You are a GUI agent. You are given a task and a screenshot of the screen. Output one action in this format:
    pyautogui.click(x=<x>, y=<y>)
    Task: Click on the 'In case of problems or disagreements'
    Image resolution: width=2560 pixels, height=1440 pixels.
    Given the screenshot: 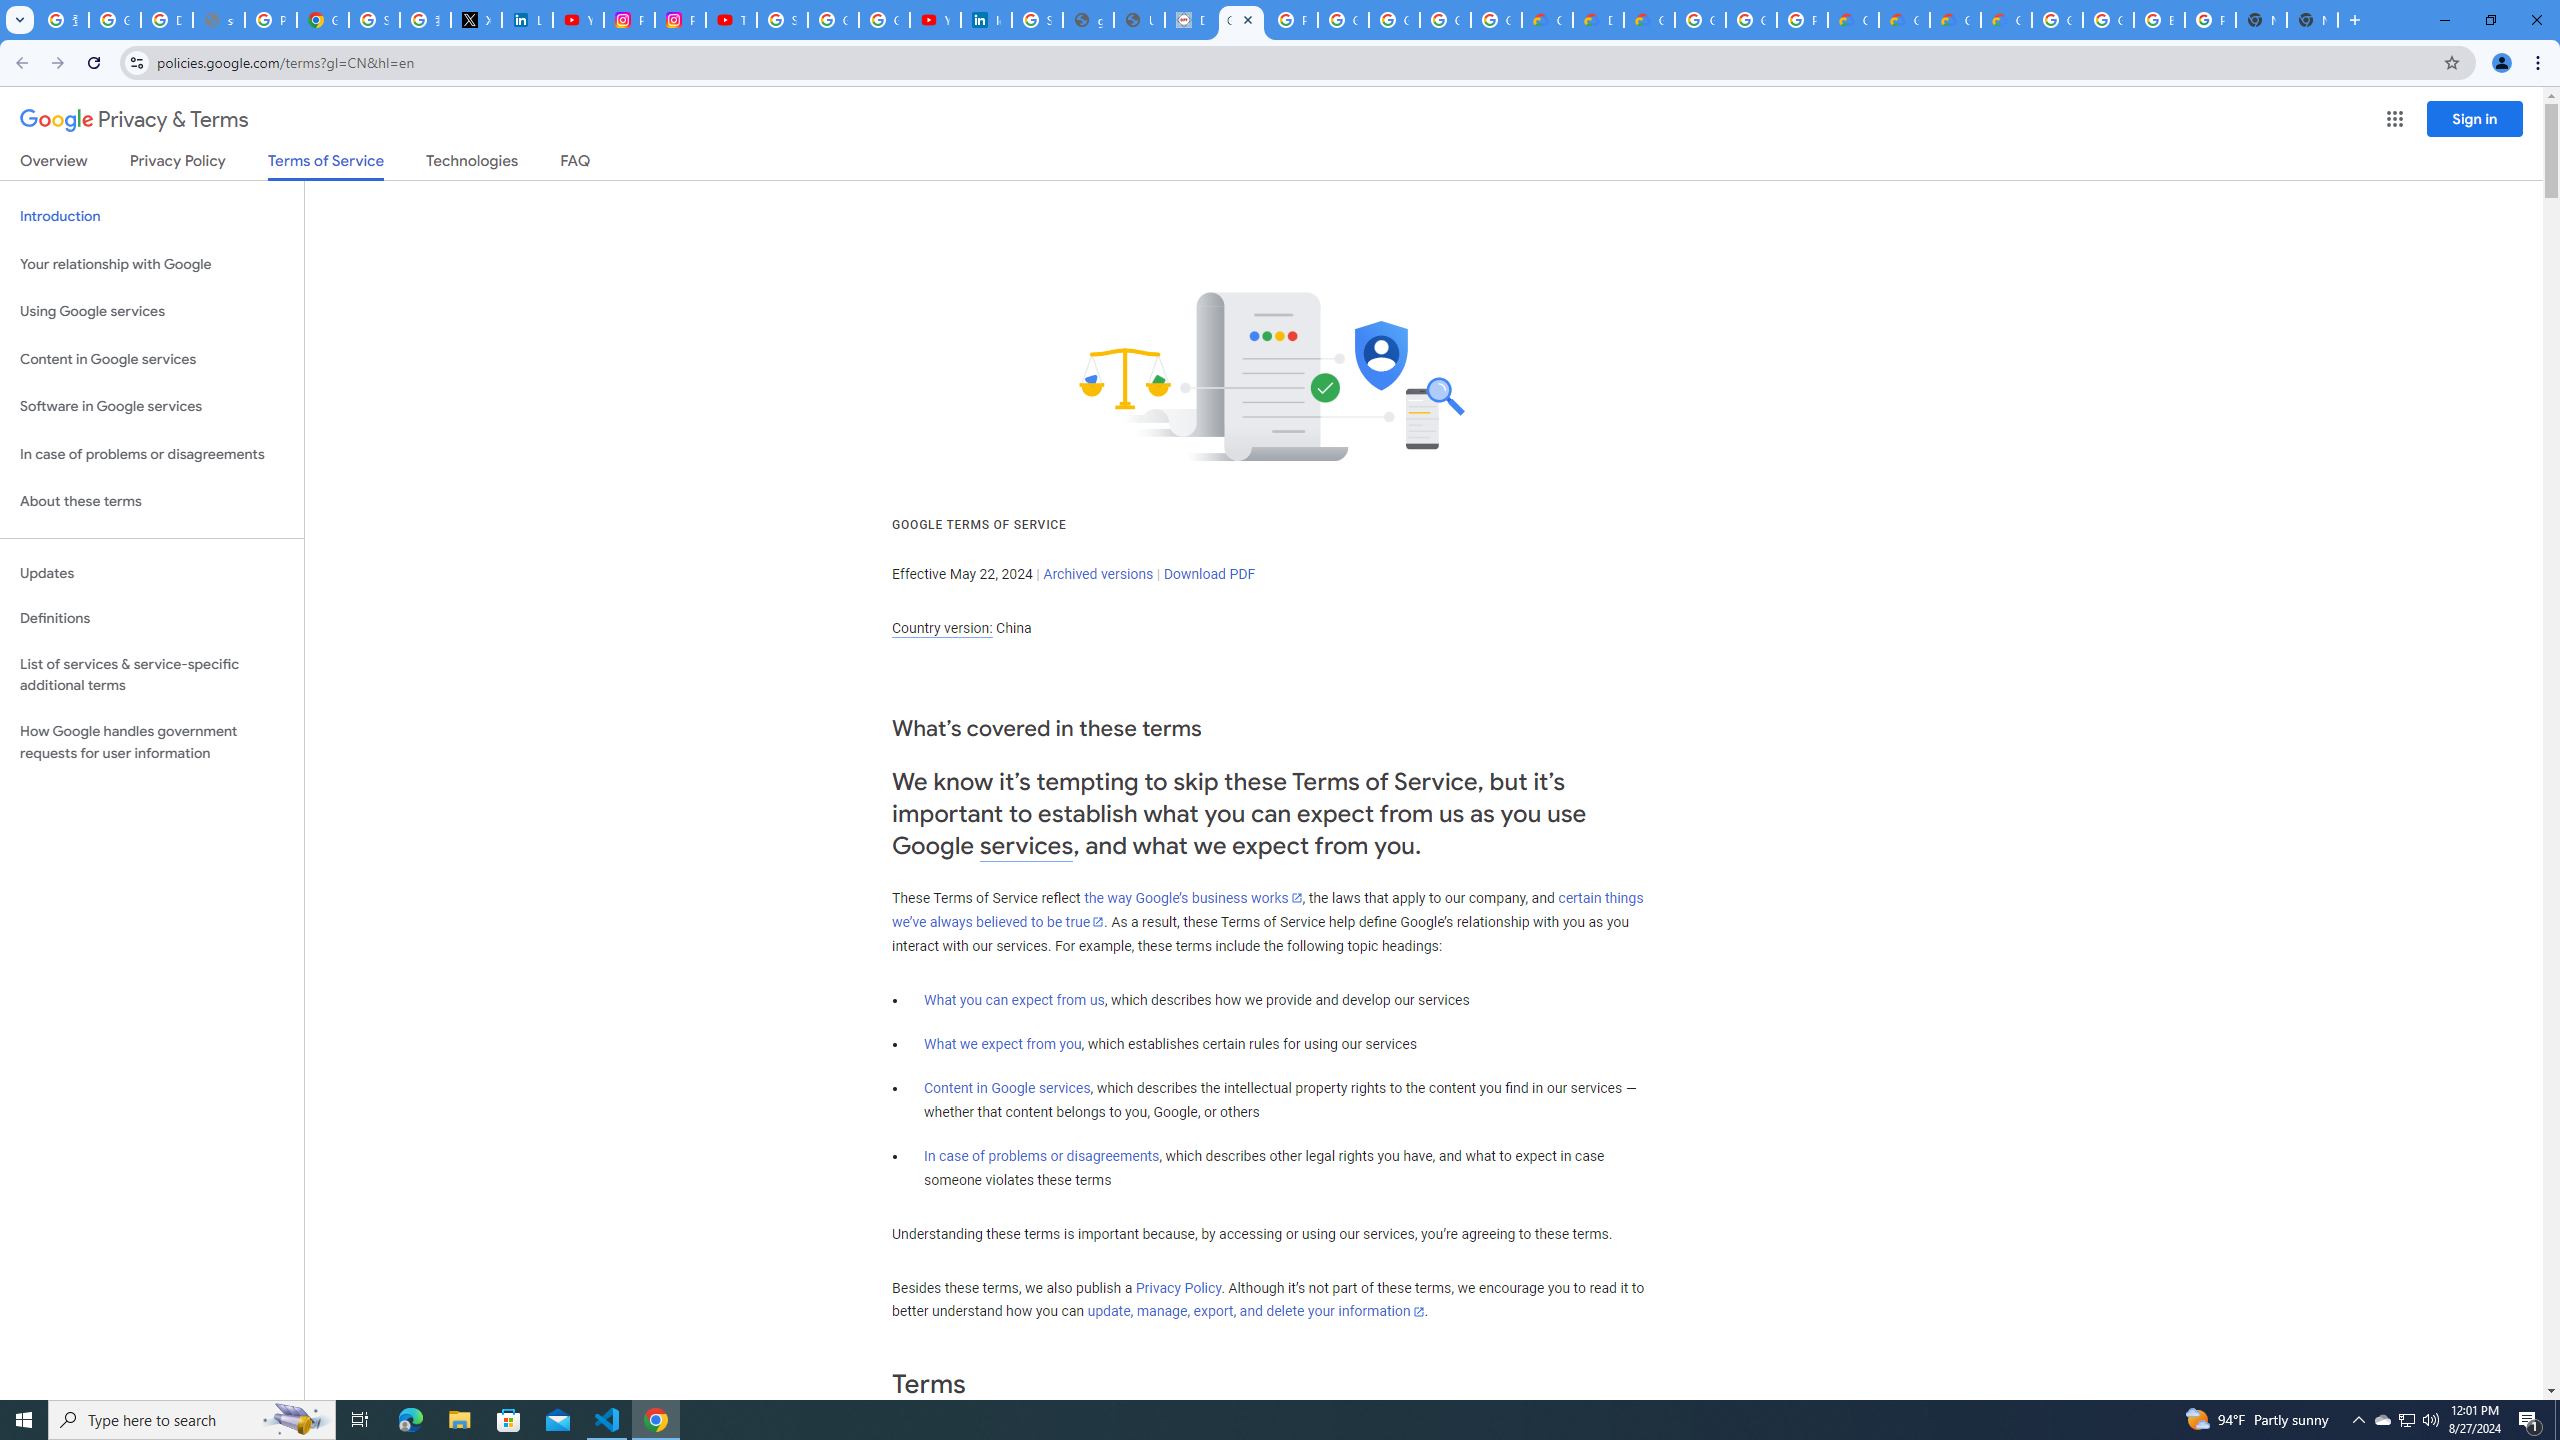 What is the action you would take?
    pyautogui.click(x=1040, y=1156)
    